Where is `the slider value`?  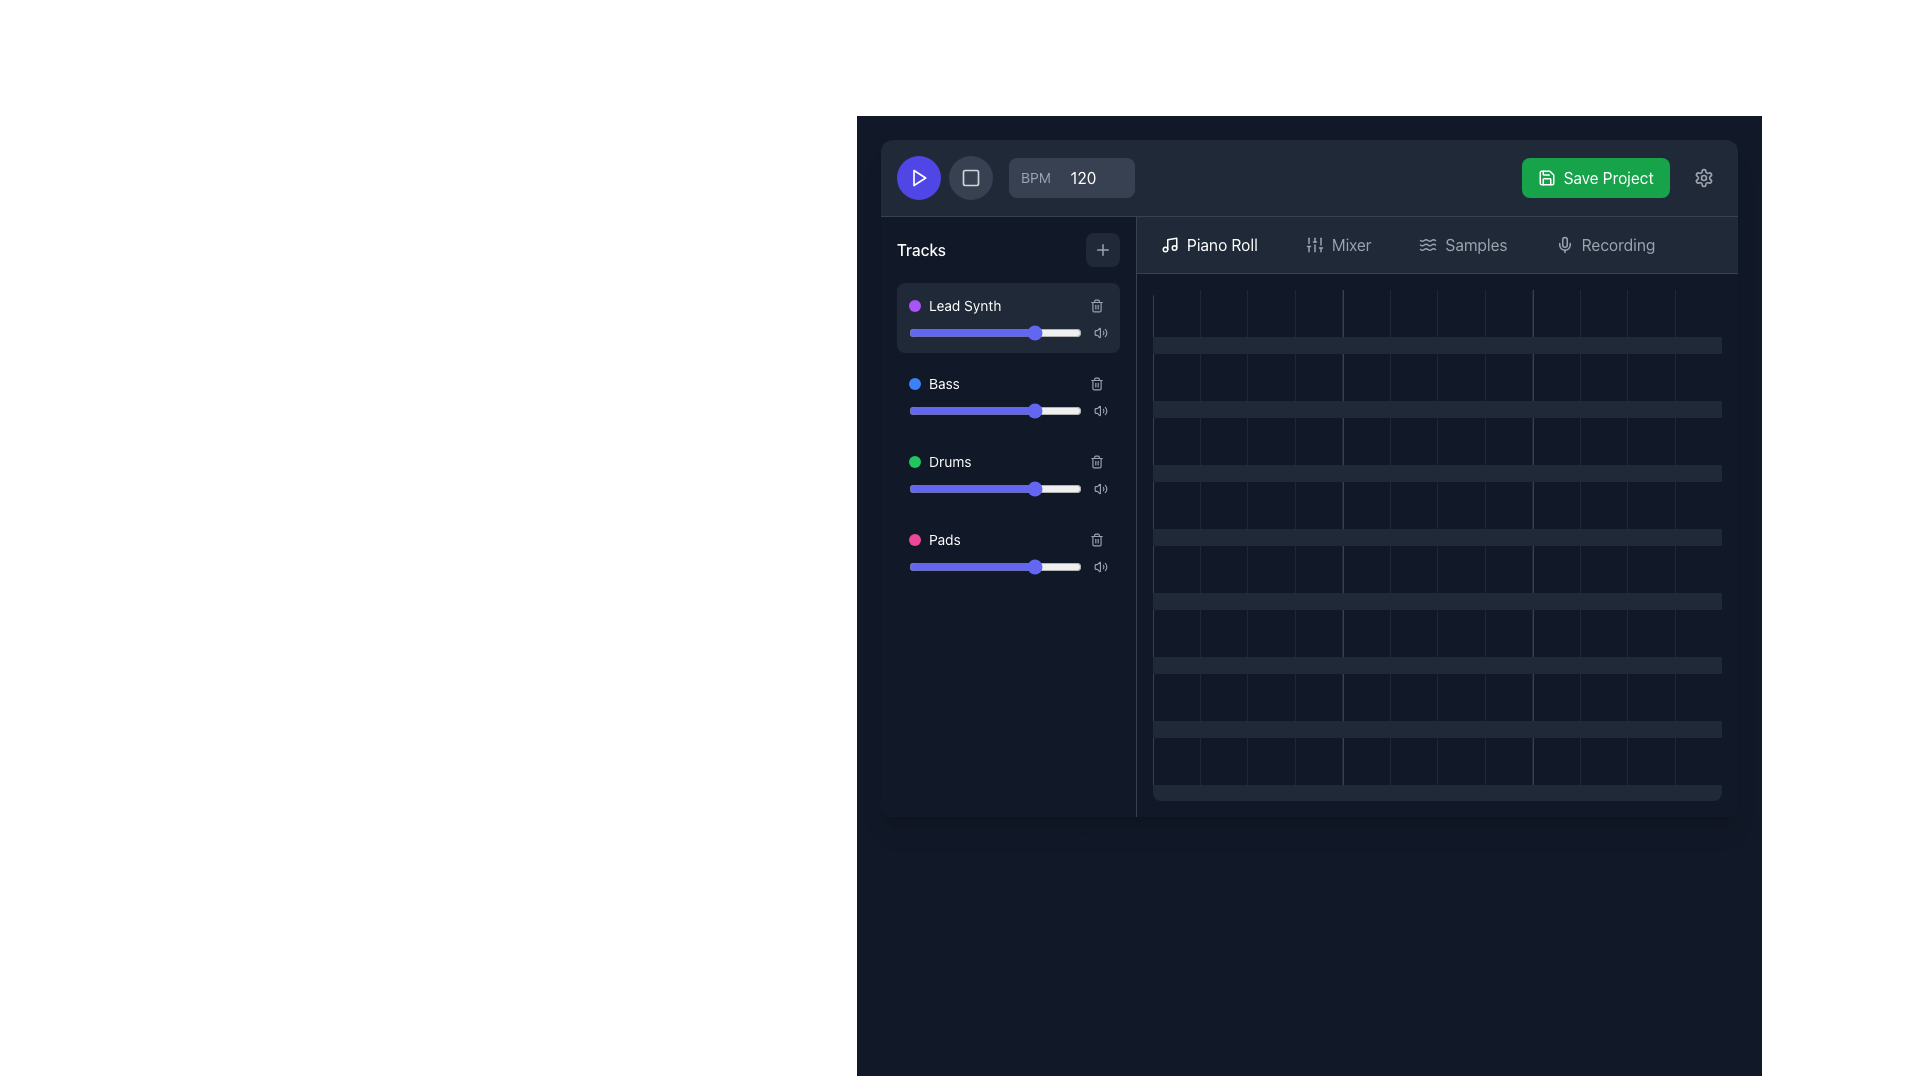
the slider value is located at coordinates (1011, 410).